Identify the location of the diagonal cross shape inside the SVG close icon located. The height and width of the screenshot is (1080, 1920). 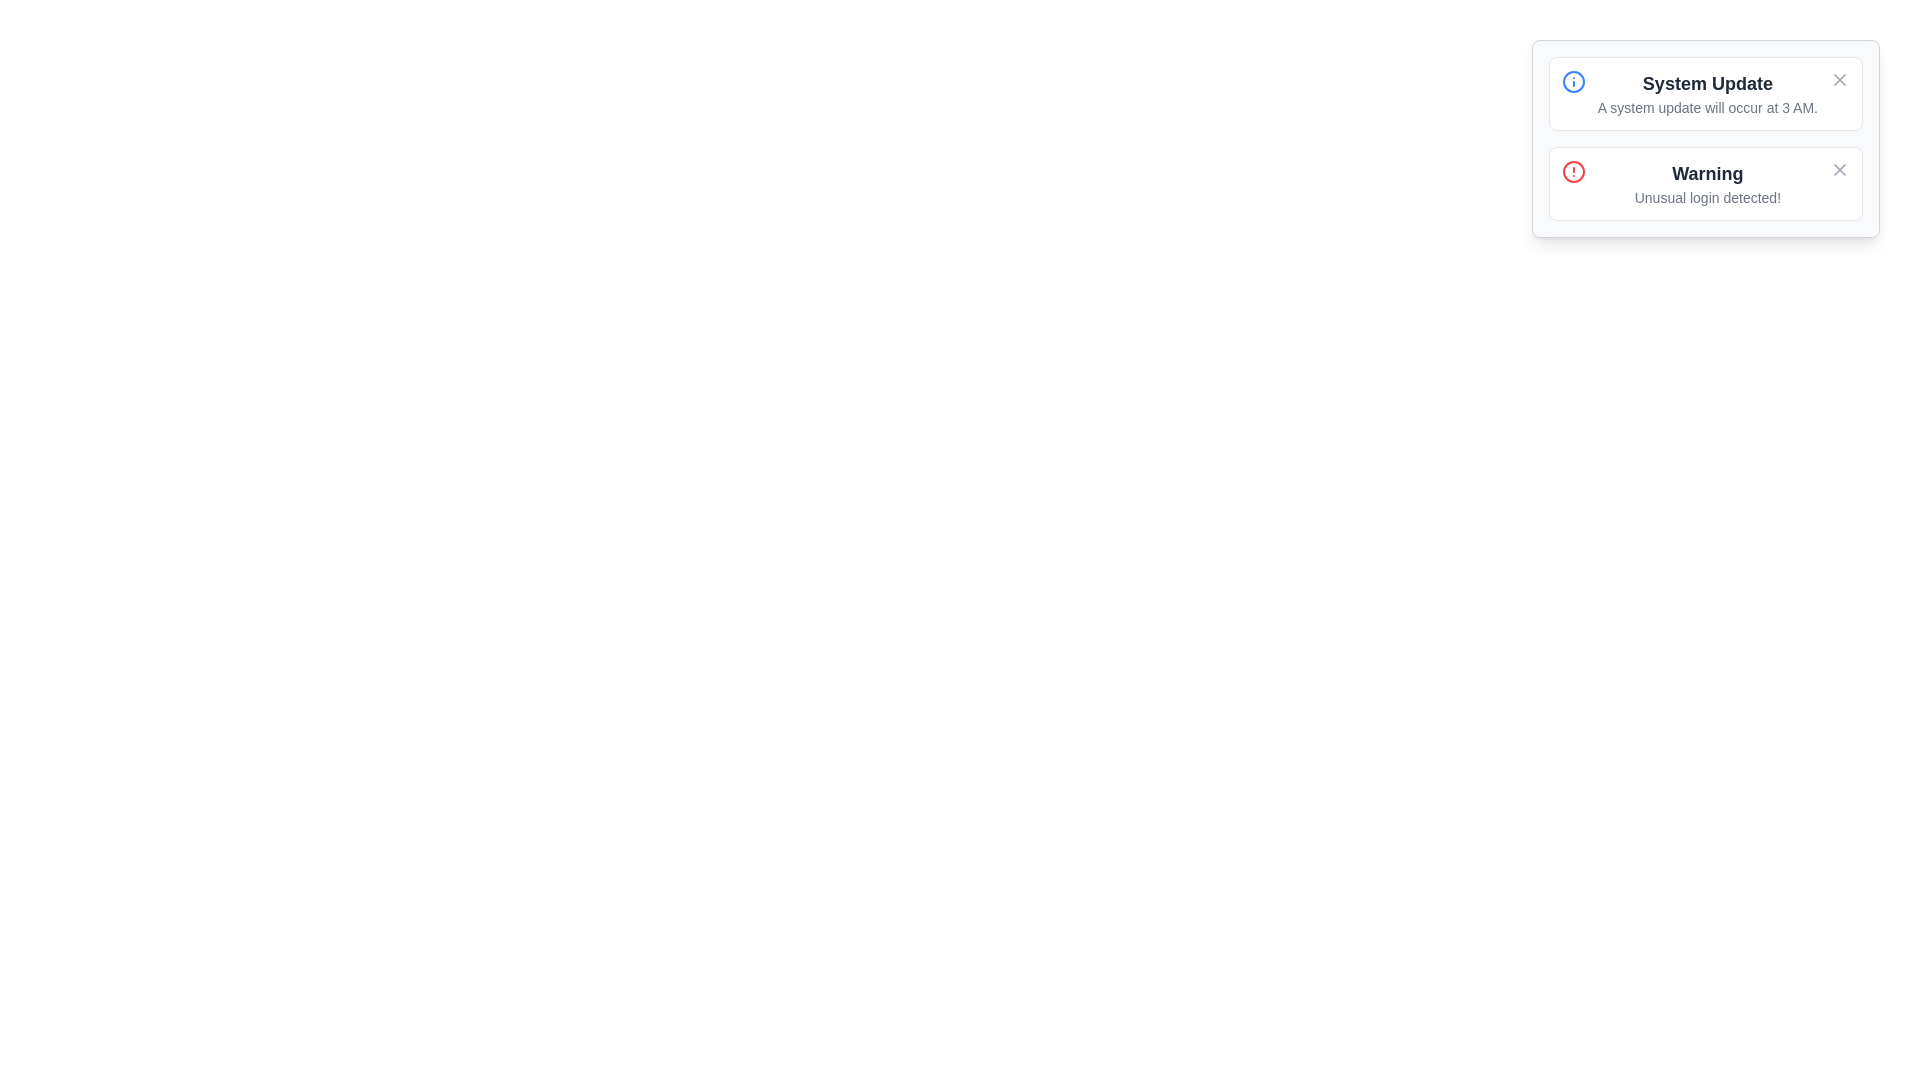
(1839, 168).